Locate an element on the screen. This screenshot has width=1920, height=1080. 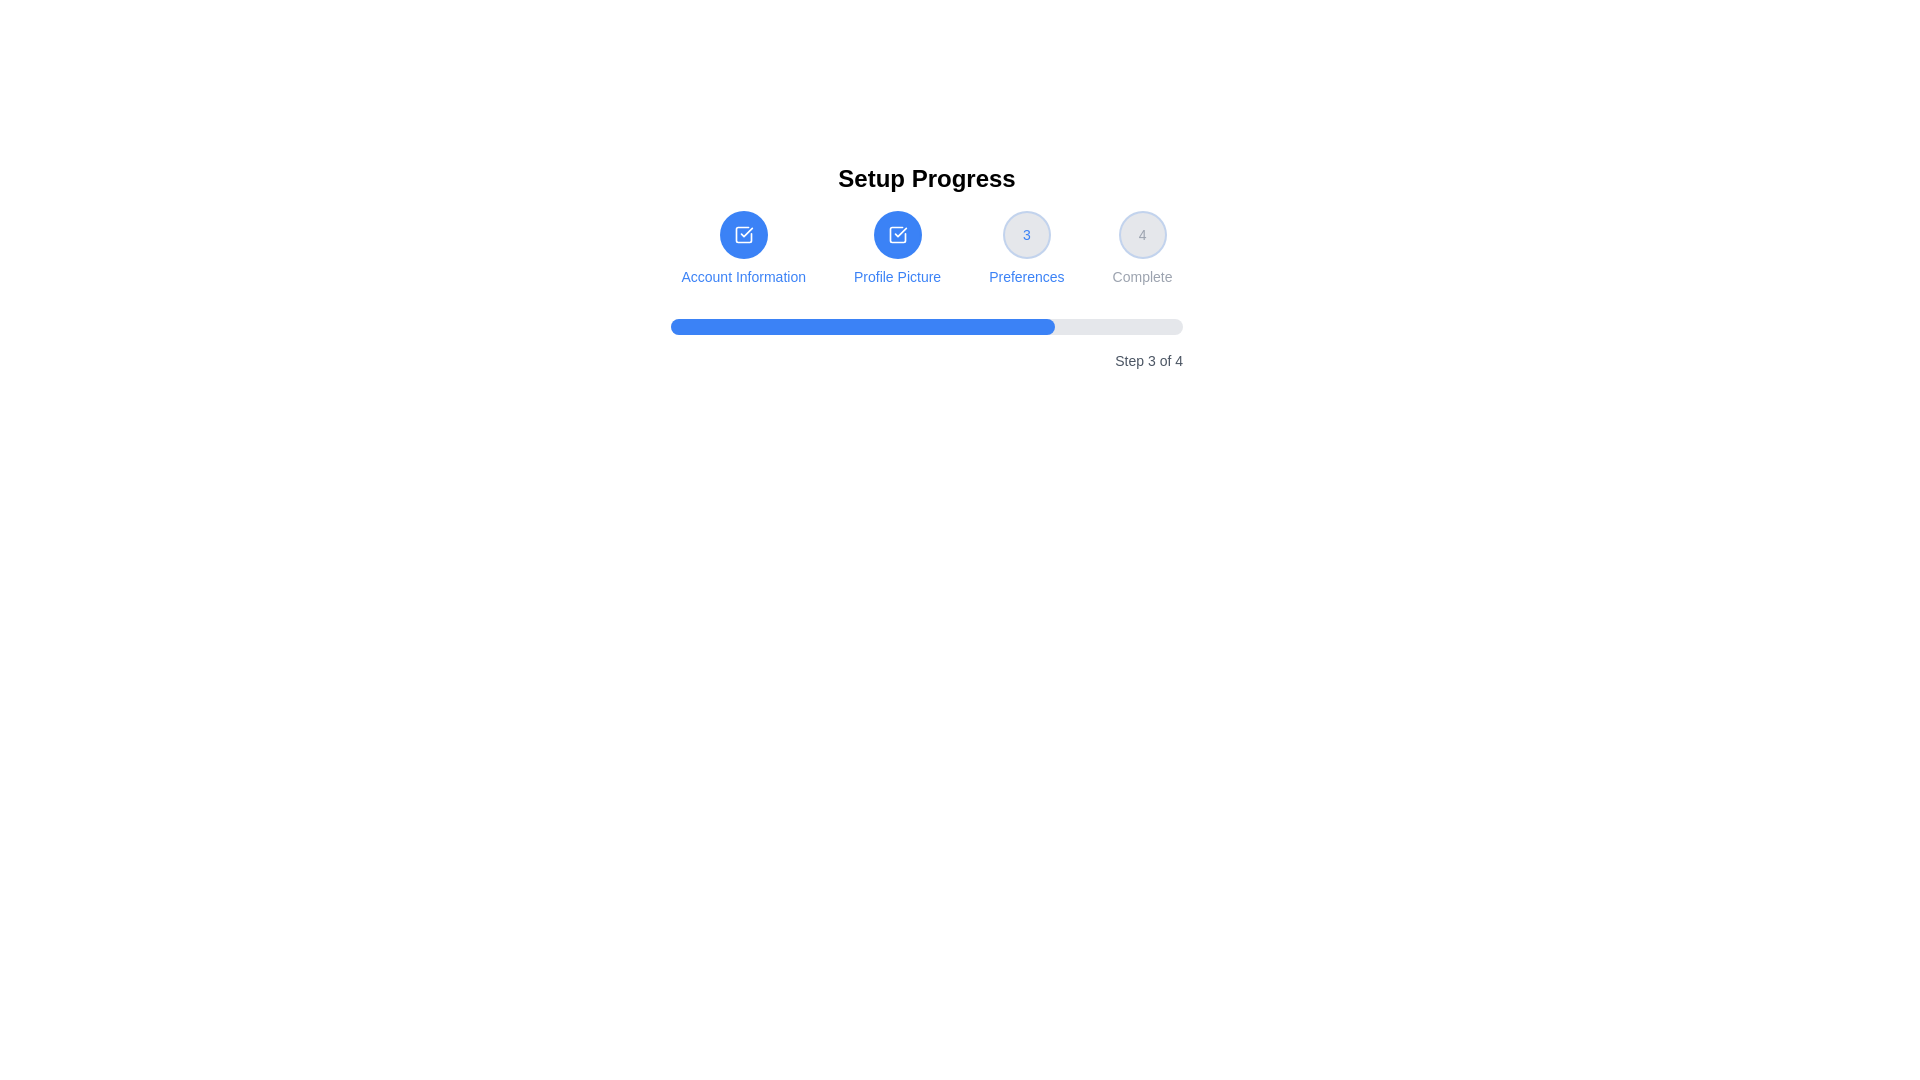
the Step Indicator with the number '4' and the label 'Complete', which is the fourth element in a horizontal progress indicator is located at coordinates (1142, 248).